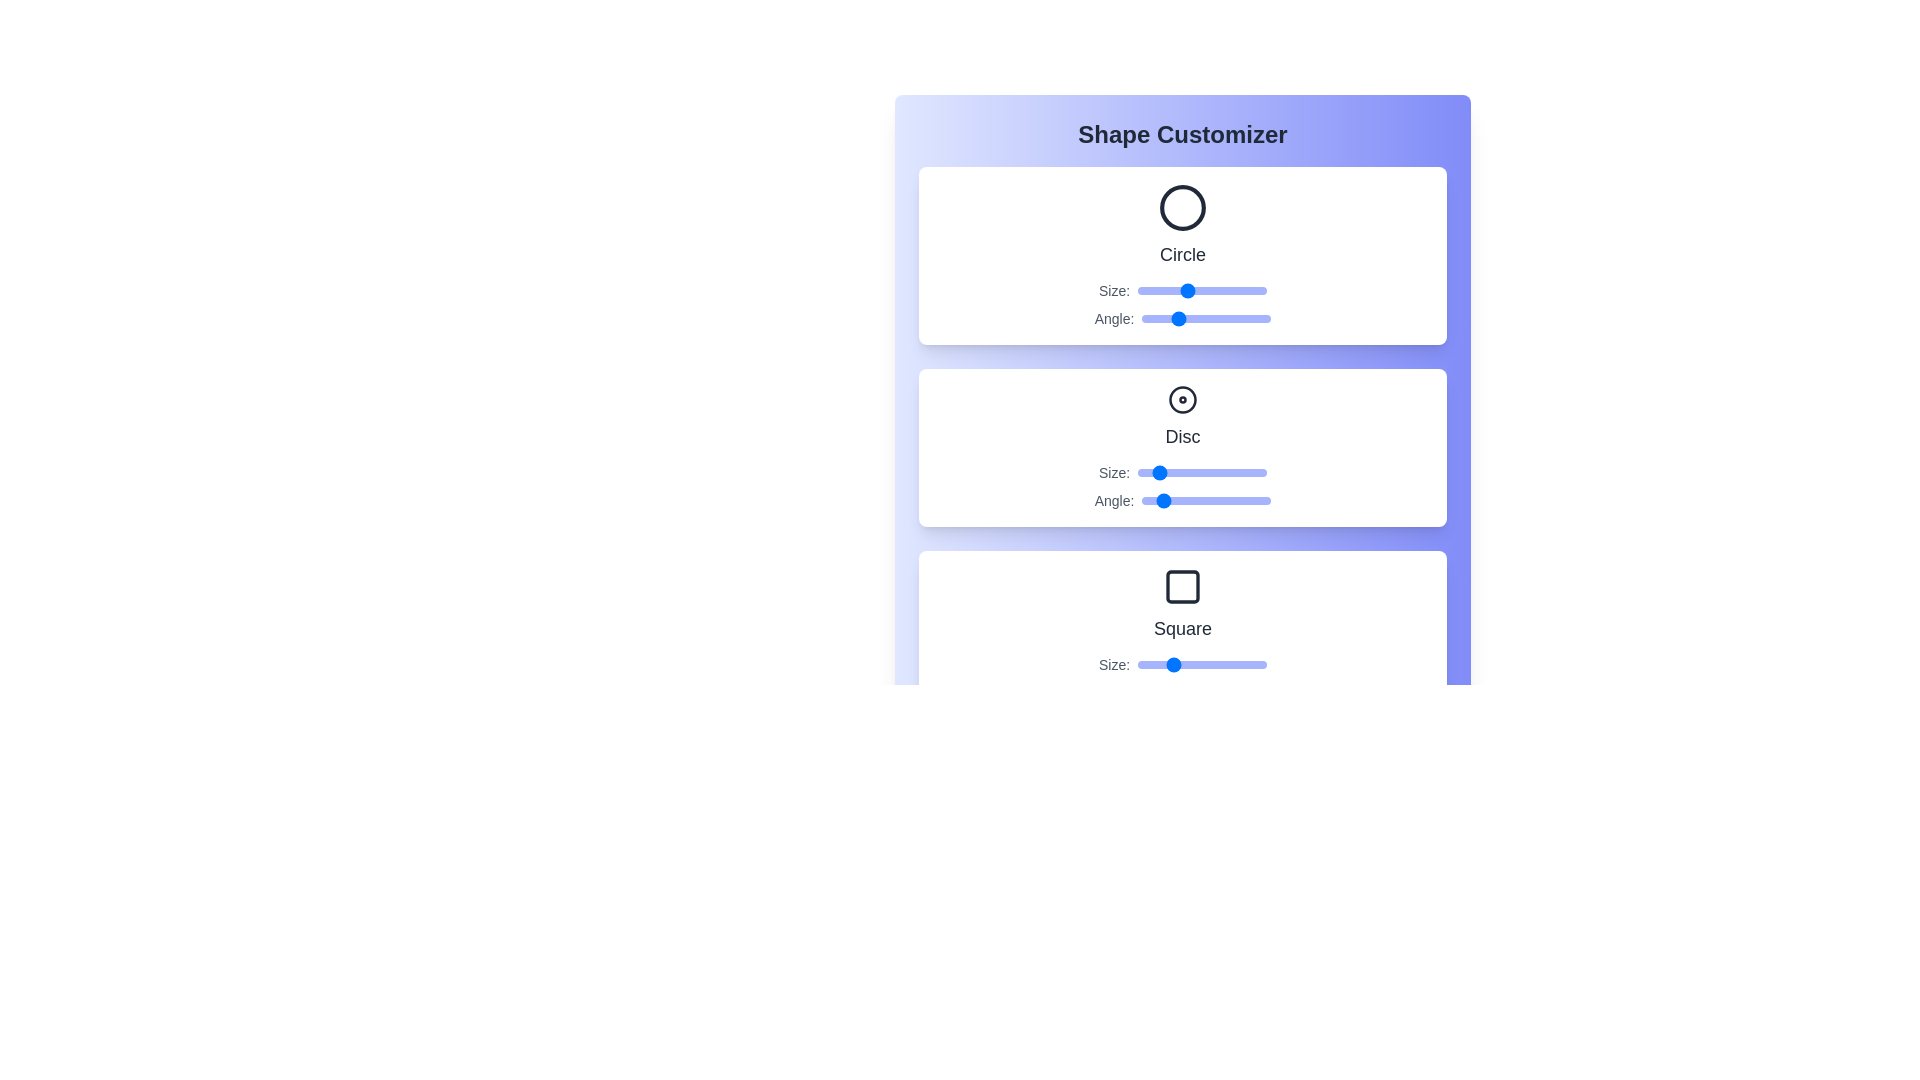  What do you see at coordinates (1182, 435) in the screenshot?
I see `the name of the shape Disc` at bounding box center [1182, 435].